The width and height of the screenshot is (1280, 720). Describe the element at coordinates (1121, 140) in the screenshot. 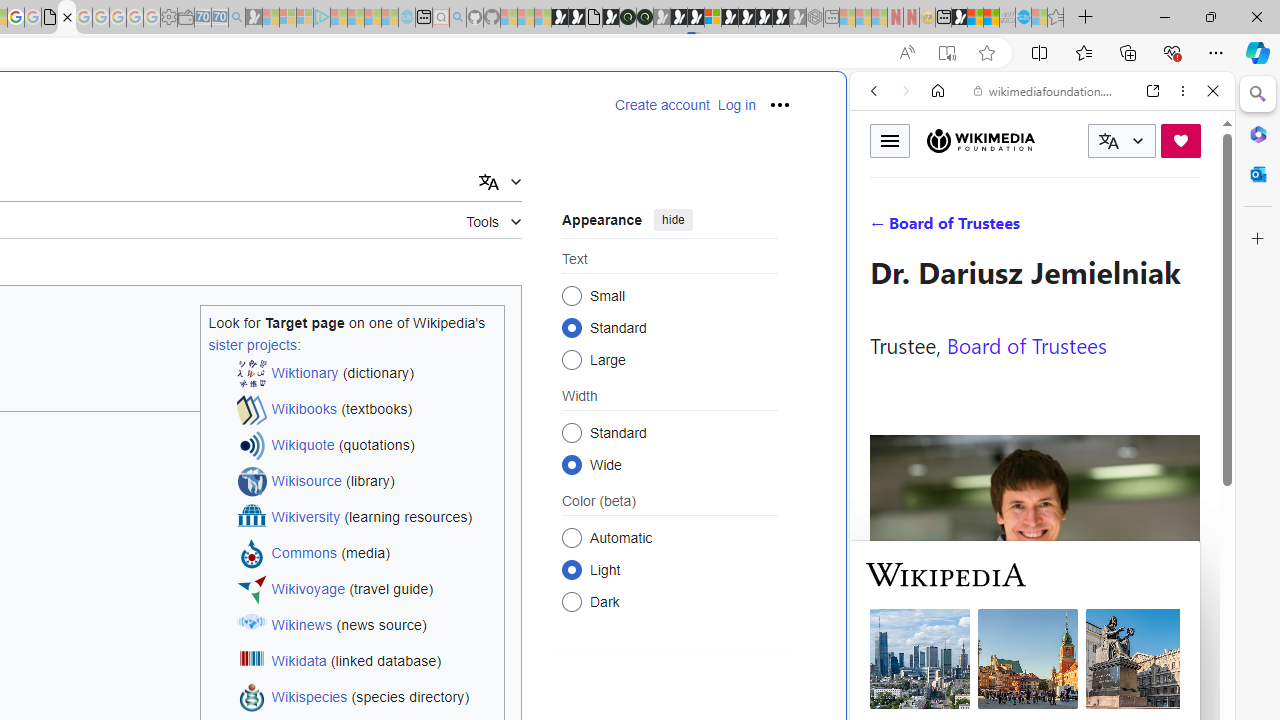

I see `'CURRENT LANGUAGE:'` at that location.